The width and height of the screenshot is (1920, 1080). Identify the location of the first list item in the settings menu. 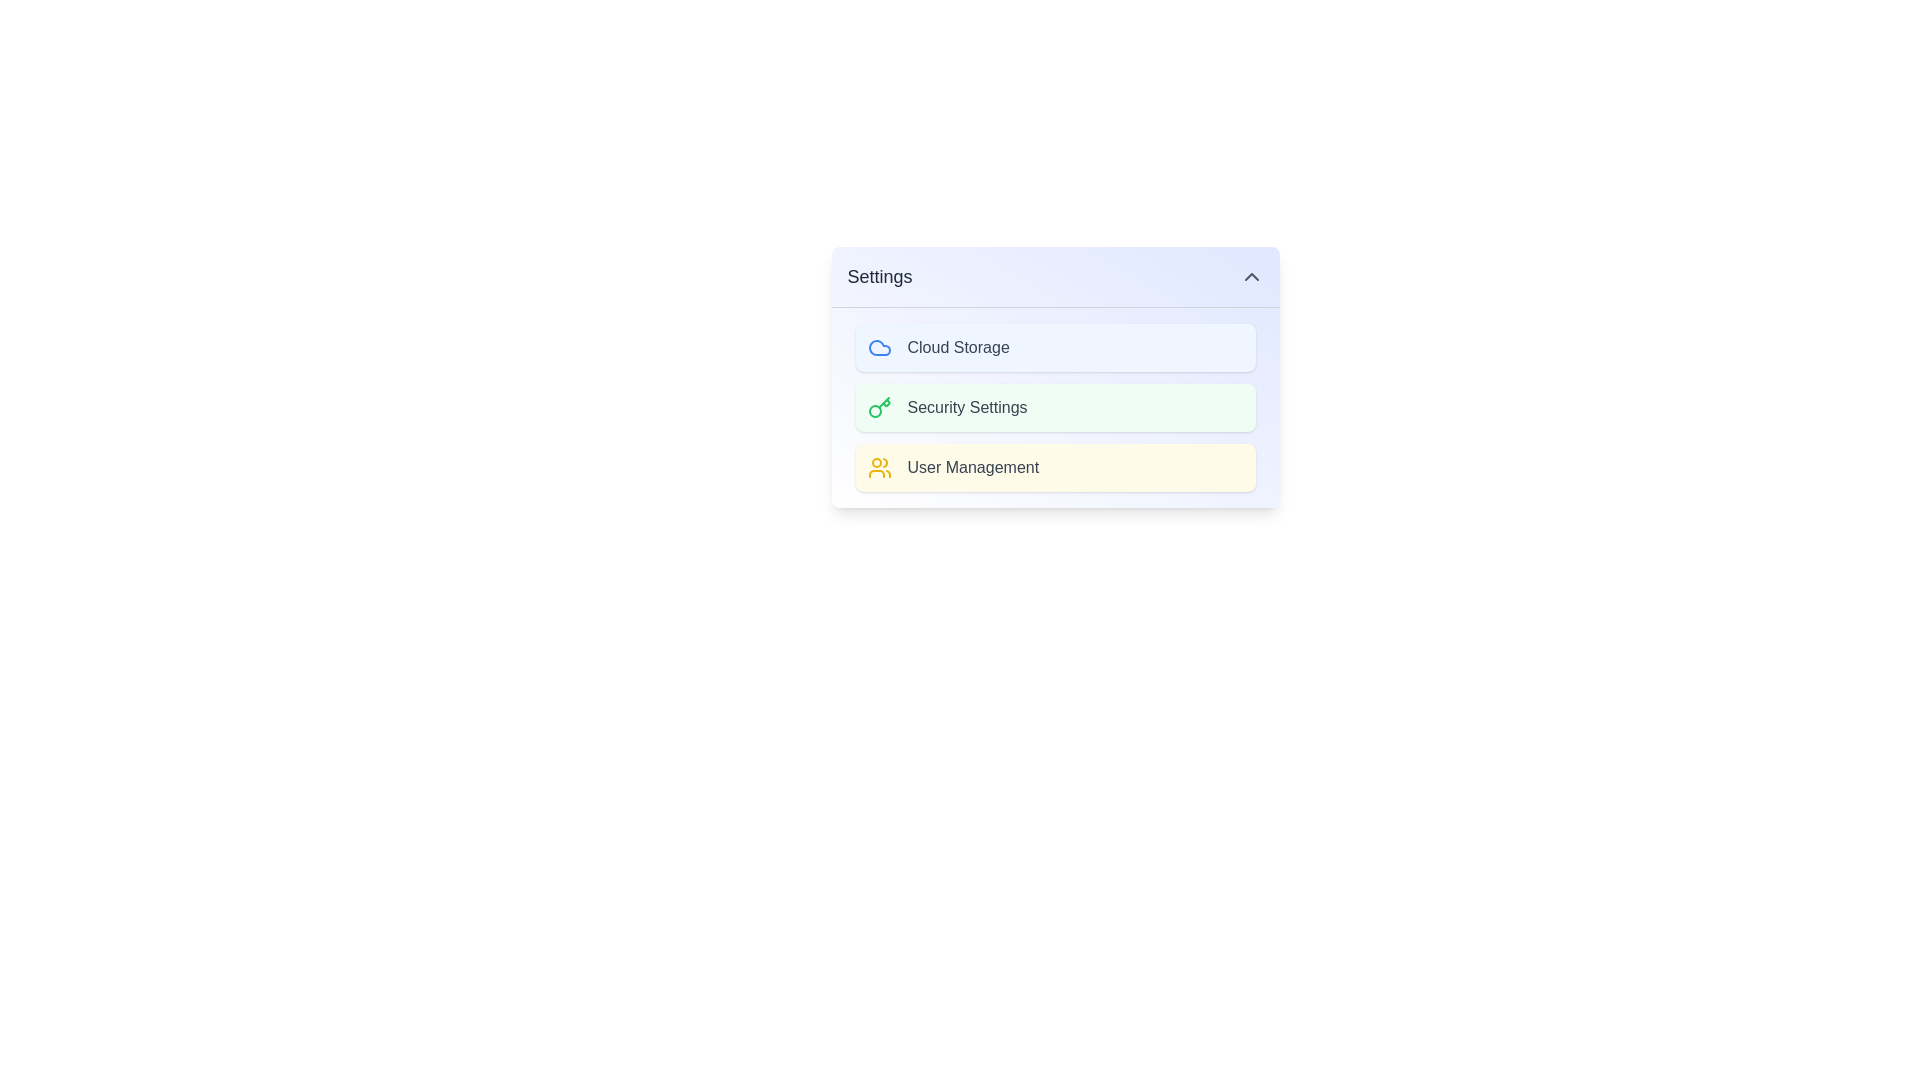
(1054, 346).